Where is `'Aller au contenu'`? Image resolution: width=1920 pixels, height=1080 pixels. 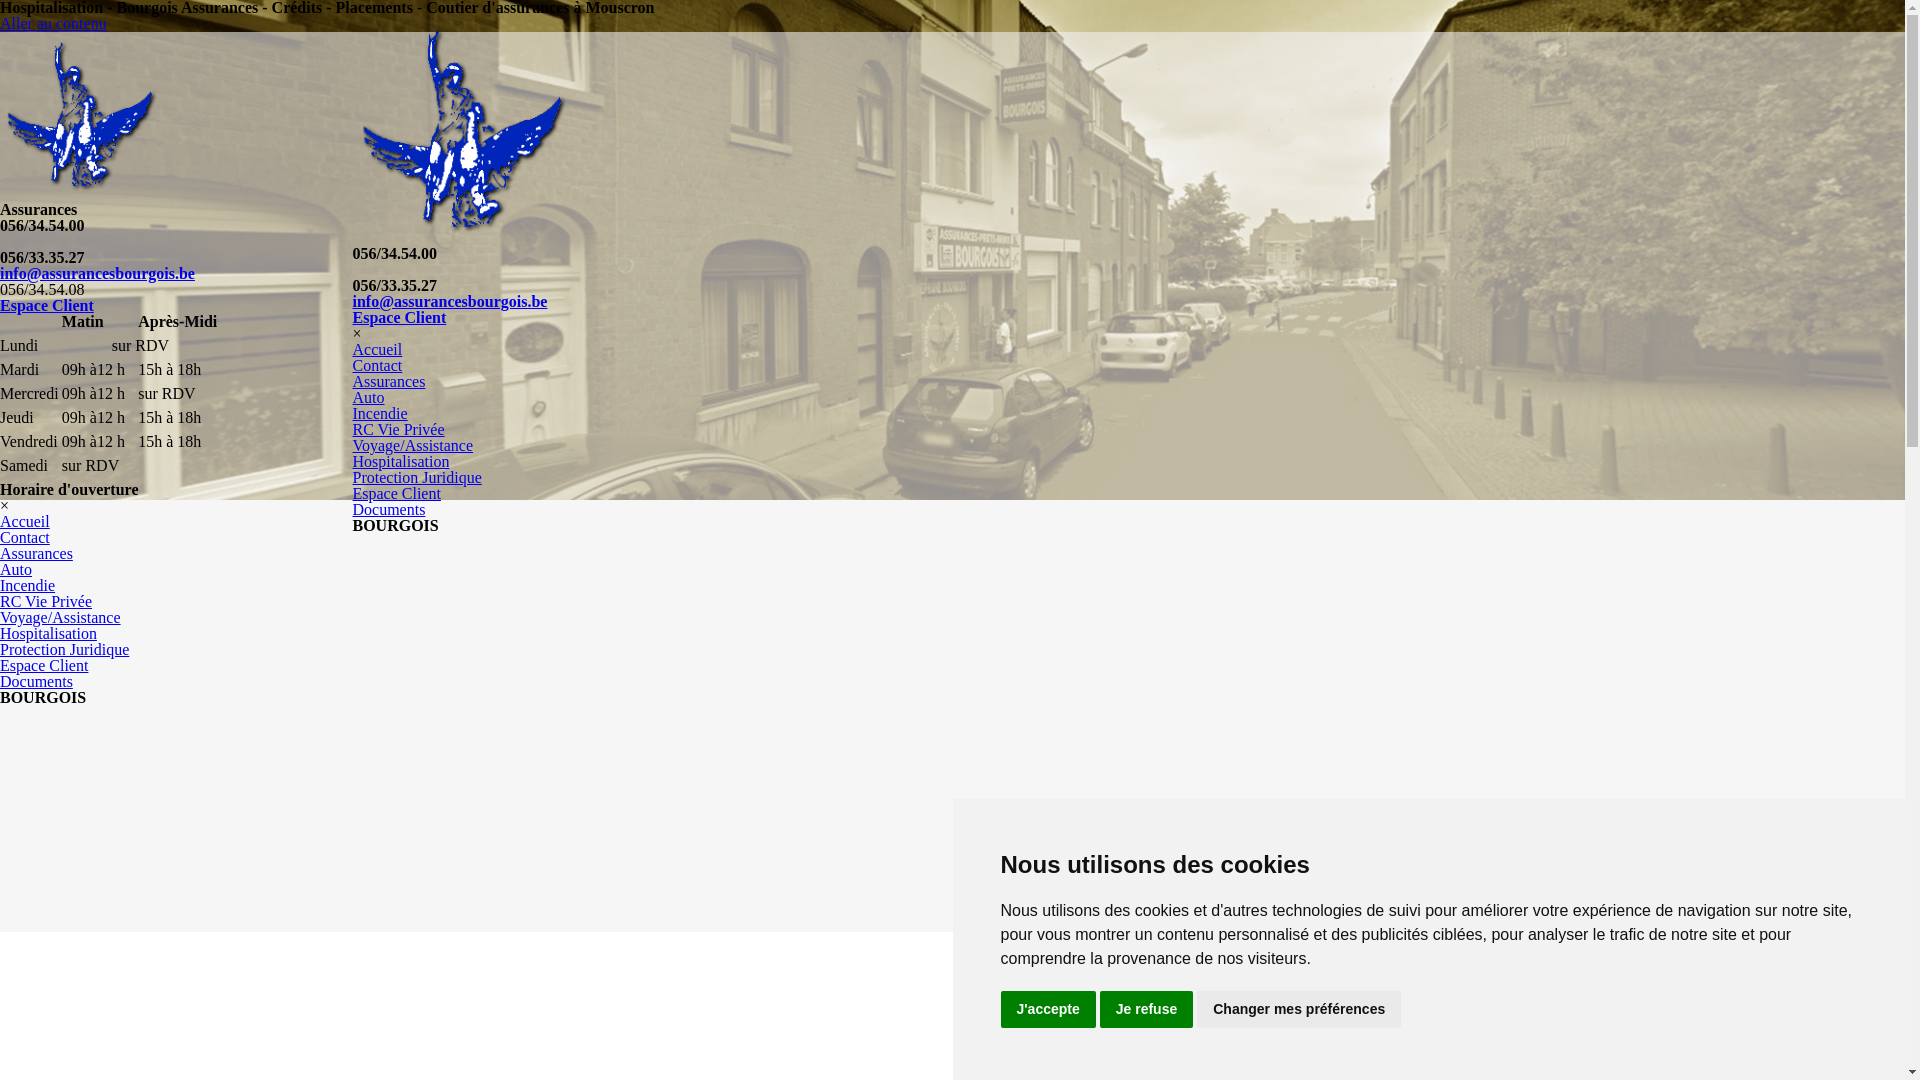
'Aller au contenu' is located at coordinates (53, 23).